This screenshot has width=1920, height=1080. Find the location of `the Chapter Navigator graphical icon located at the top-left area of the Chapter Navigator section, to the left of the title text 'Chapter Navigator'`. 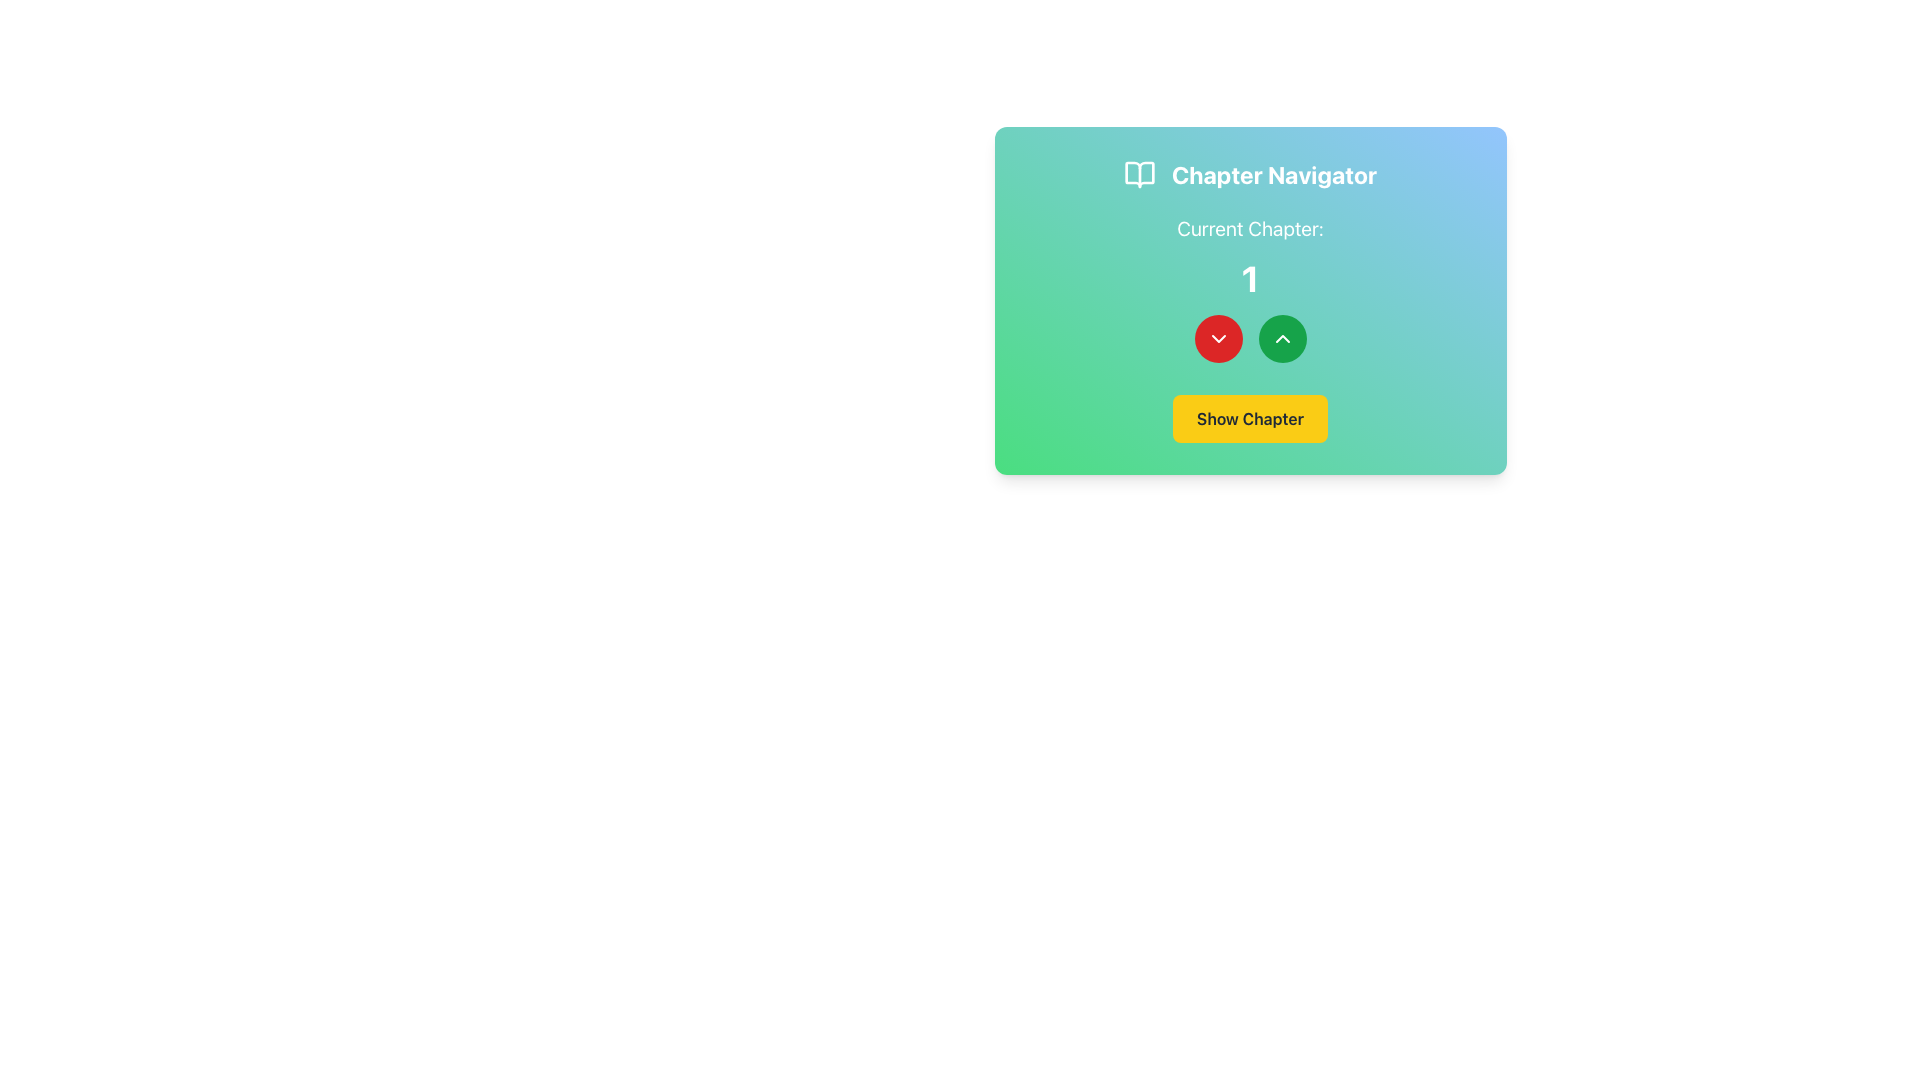

the Chapter Navigator graphical icon located at the top-left area of the Chapter Navigator section, to the left of the title text 'Chapter Navigator' is located at coordinates (1139, 173).